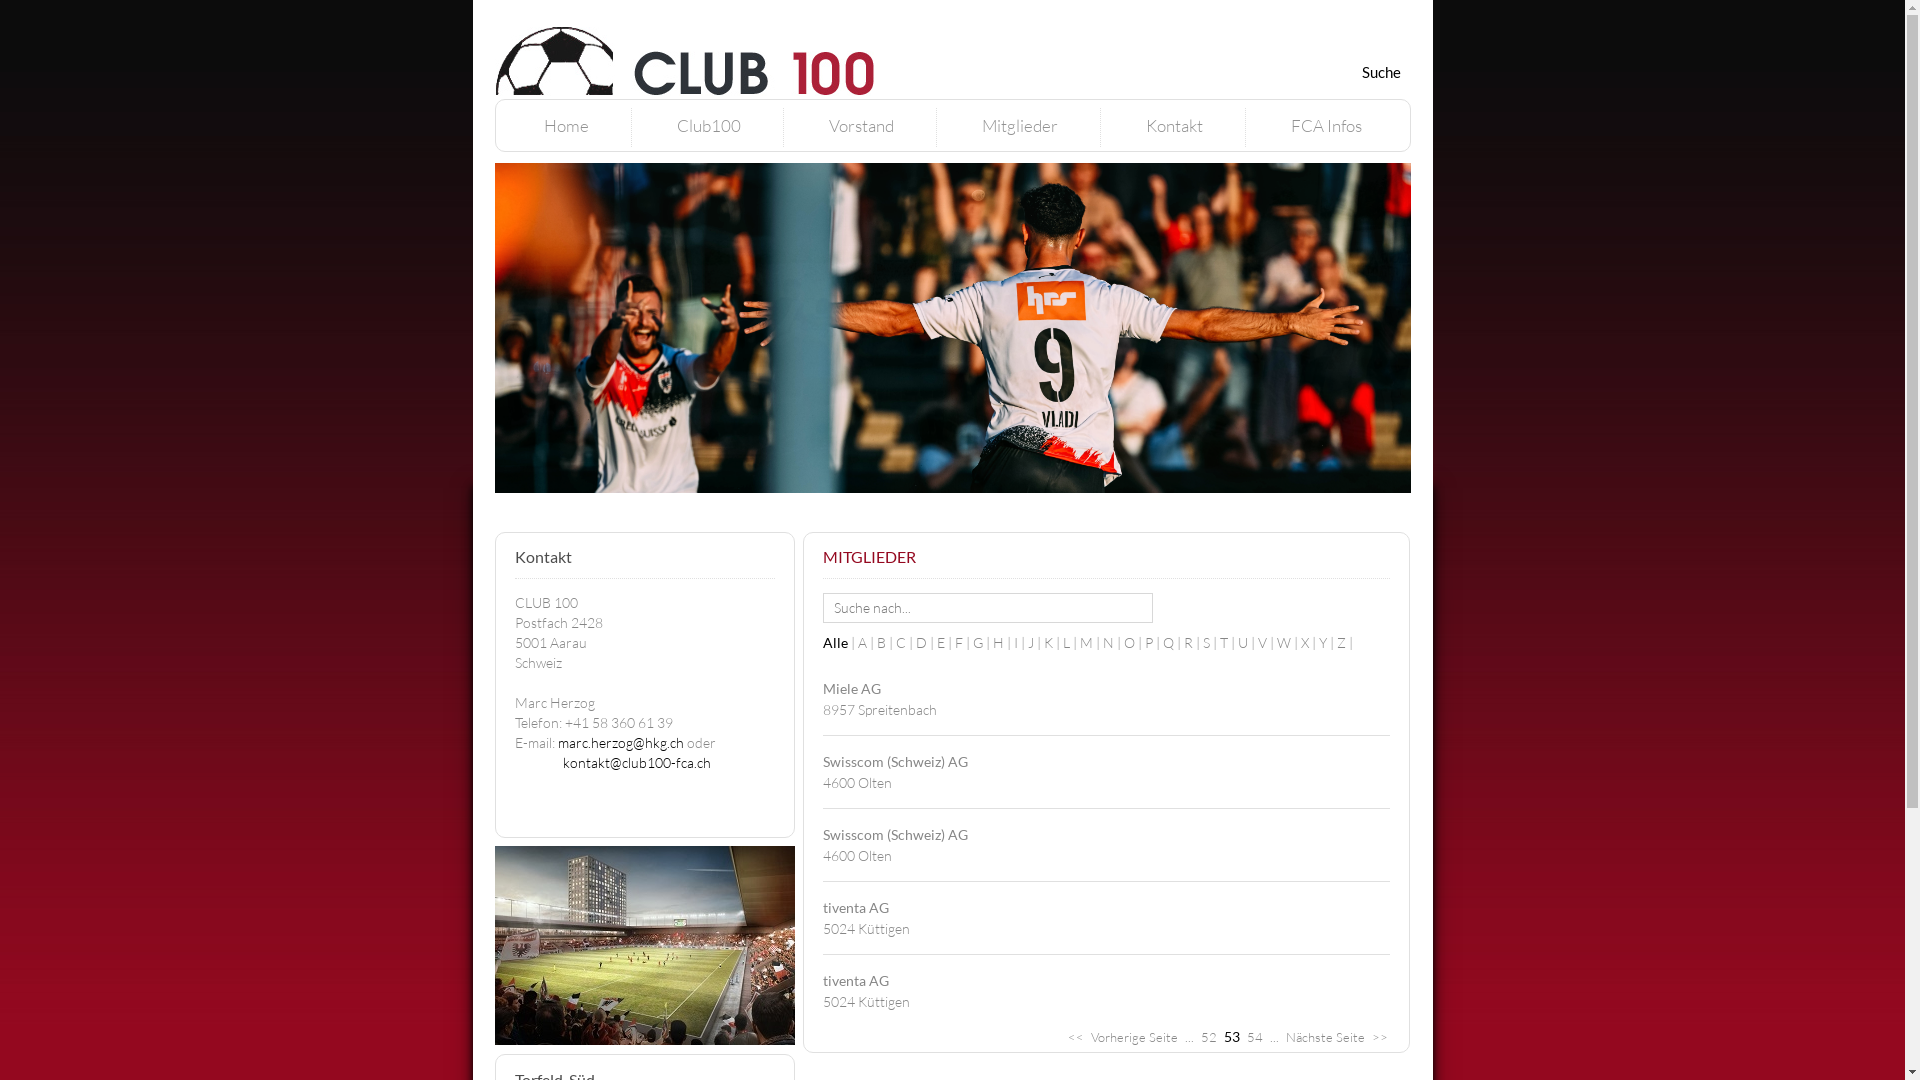 The image size is (1920, 1080). I want to click on 'kontakt@club100-fca.ch', so click(635, 762).